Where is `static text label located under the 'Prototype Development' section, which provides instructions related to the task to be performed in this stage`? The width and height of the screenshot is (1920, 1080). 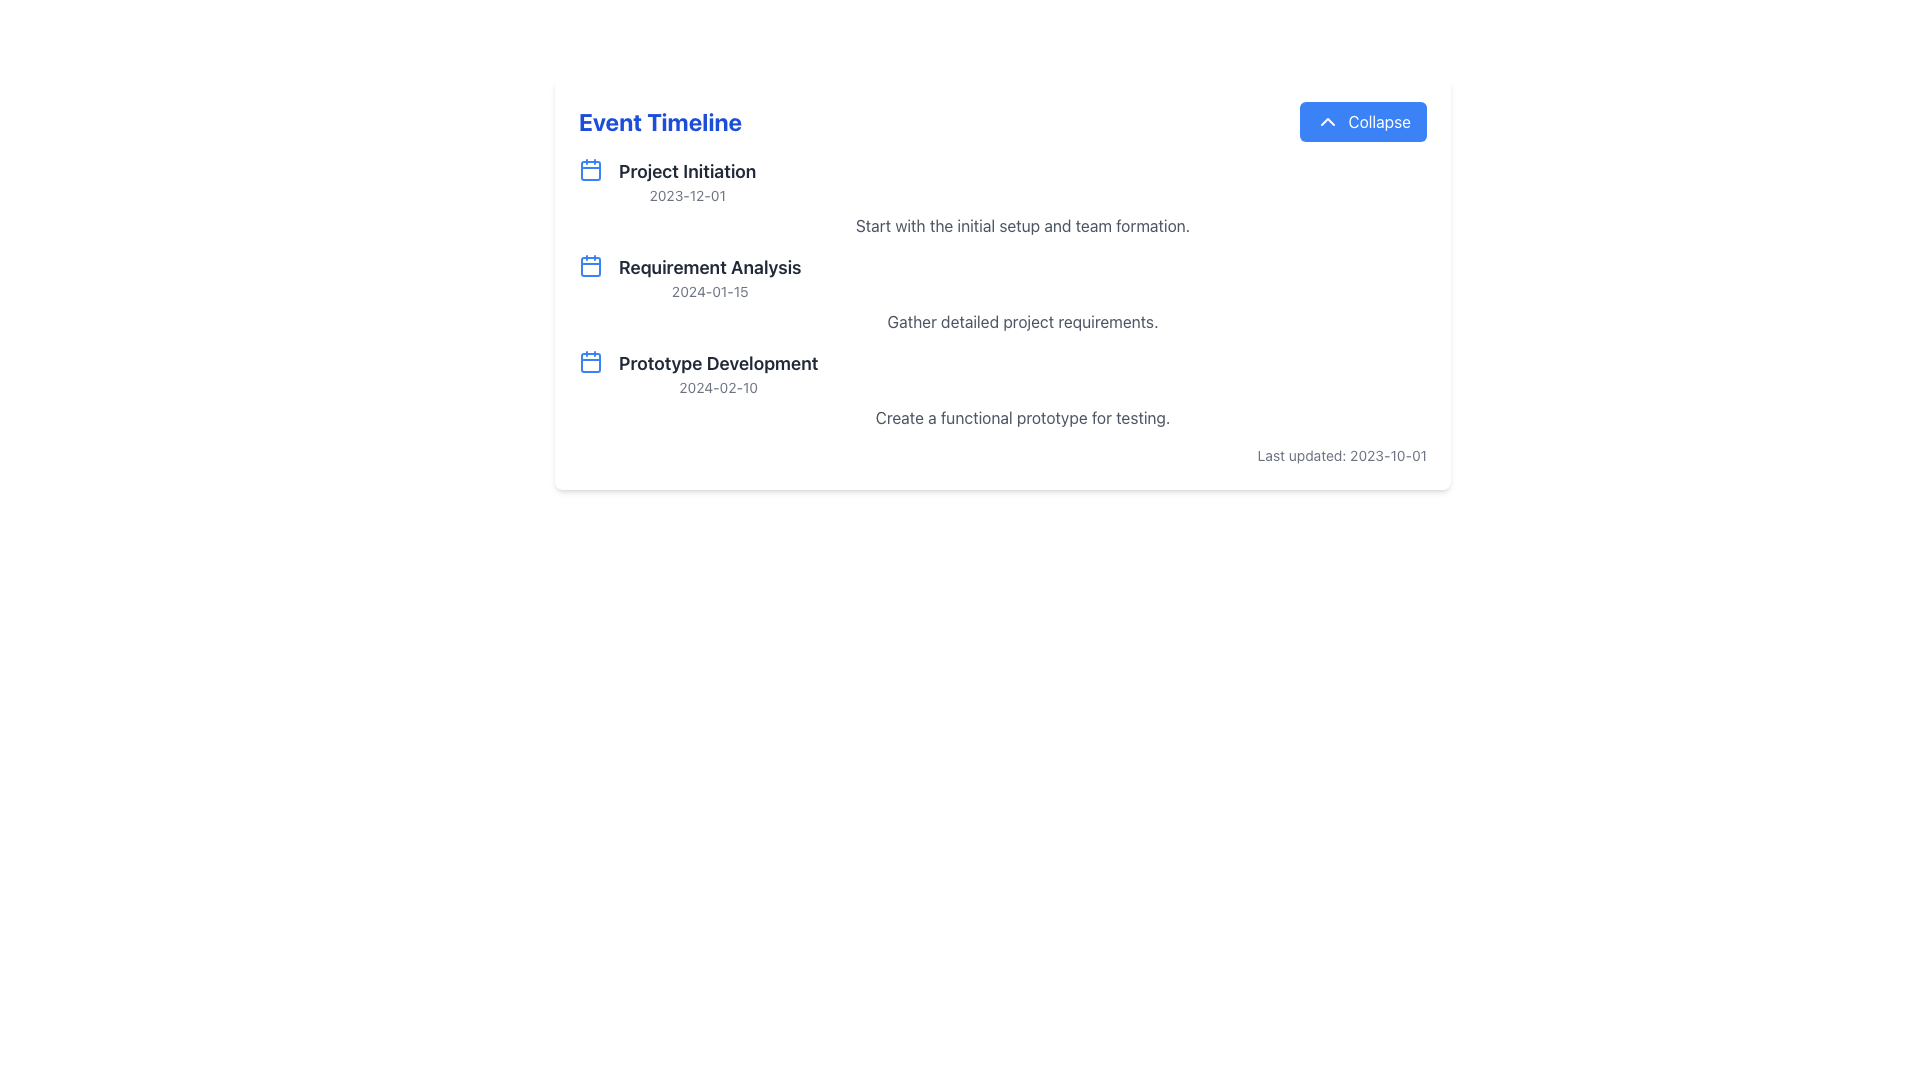 static text label located under the 'Prototype Development' section, which provides instructions related to the task to be performed in this stage is located at coordinates (1003, 416).